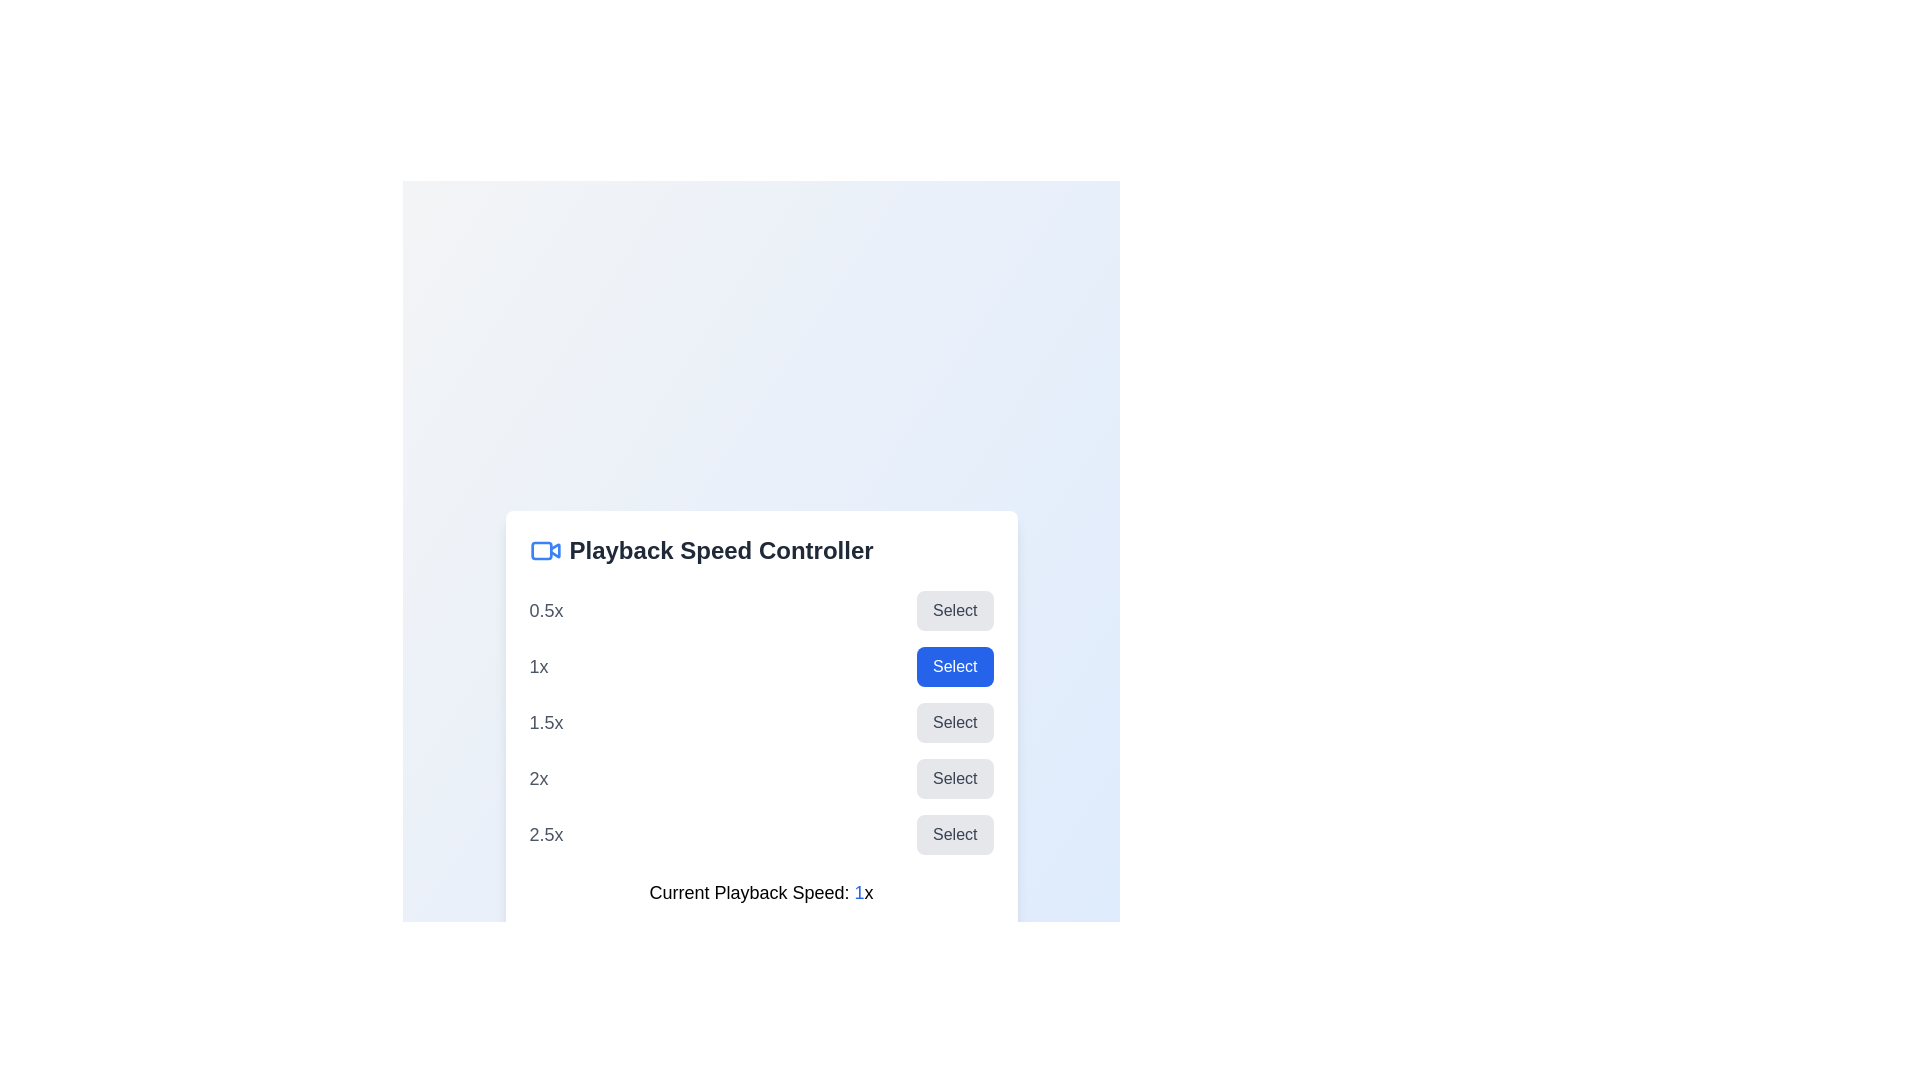 Image resolution: width=1920 pixels, height=1080 pixels. Describe the element at coordinates (954, 778) in the screenshot. I see `the playback speed button located to the right of the '2x' label` at that location.